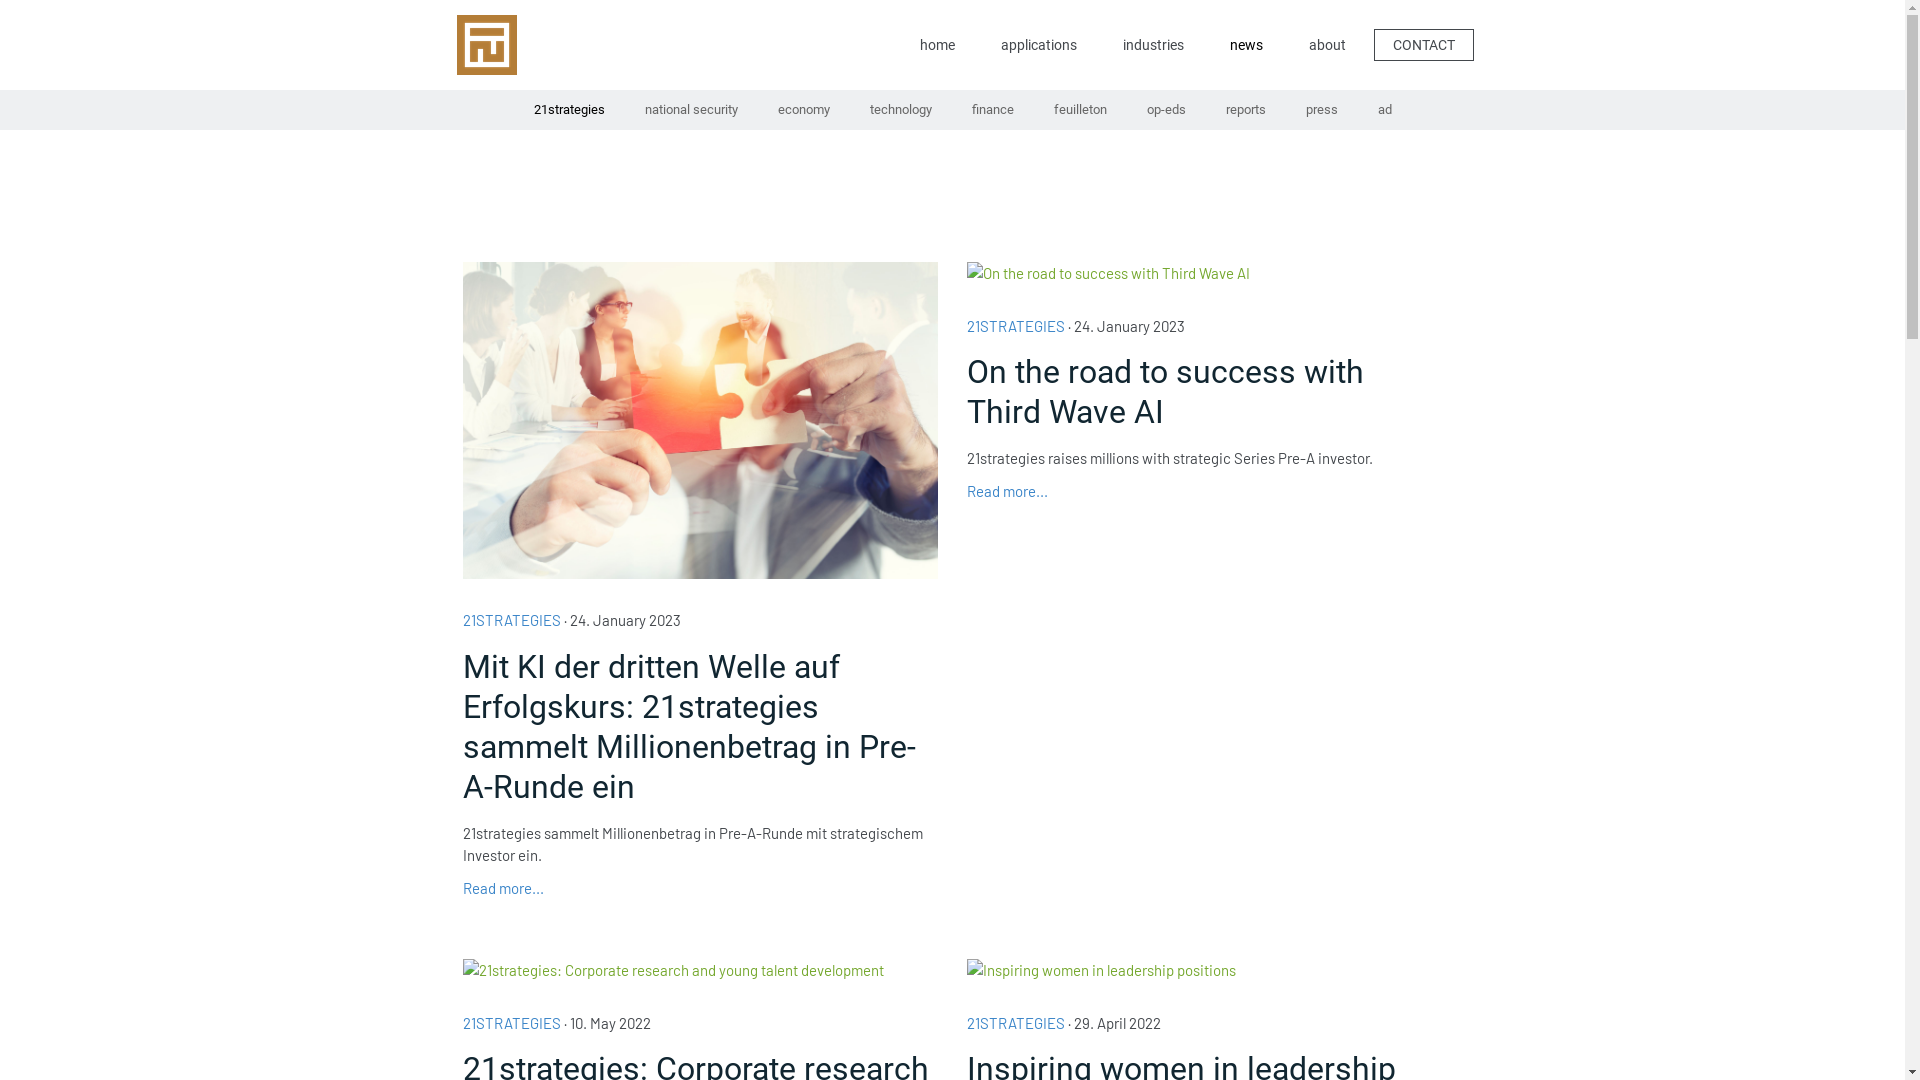 This screenshot has height=1080, width=1920. I want to click on 'Read more...', so click(1007, 490).